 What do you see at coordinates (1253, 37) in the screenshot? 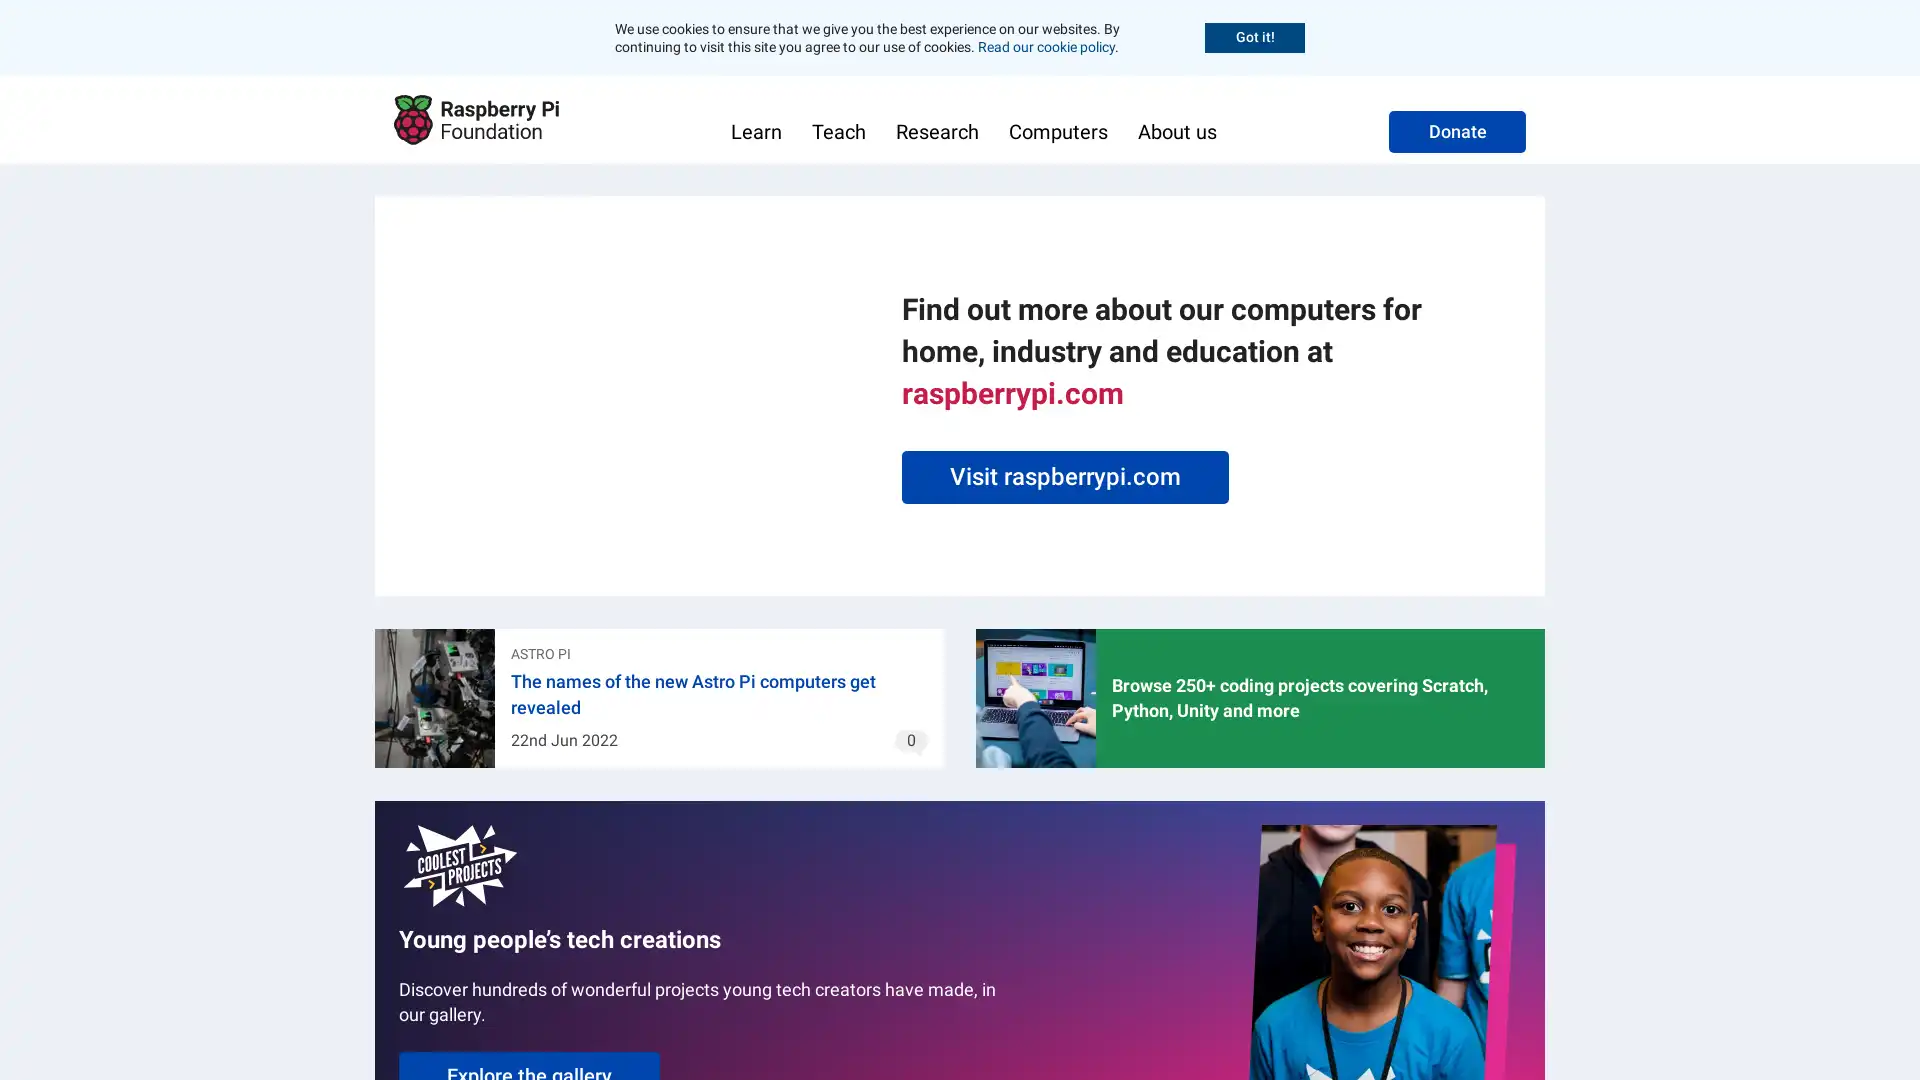
I see `Accept cookies` at bounding box center [1253, 37].